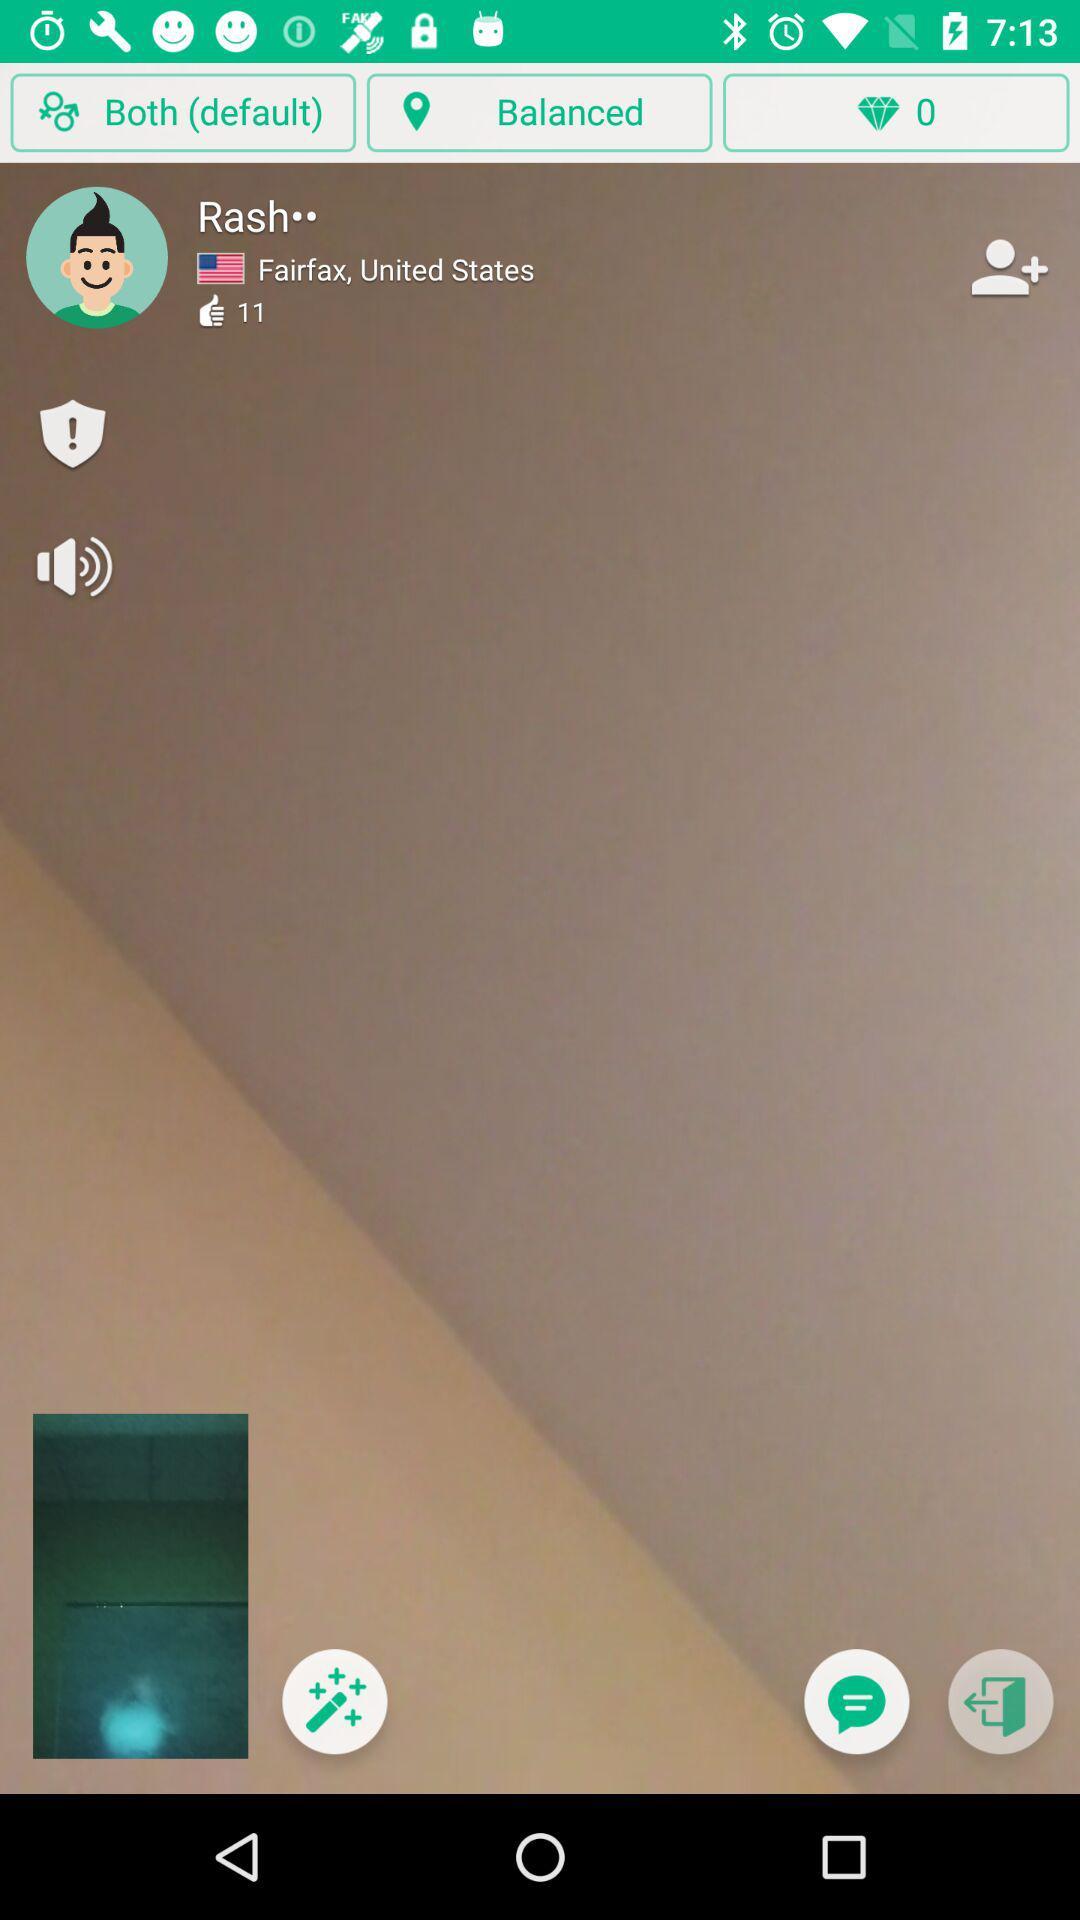 This screenshot has height=1920, width=1080. I want to click on icon below the 0 icon, so click(855, 1713).